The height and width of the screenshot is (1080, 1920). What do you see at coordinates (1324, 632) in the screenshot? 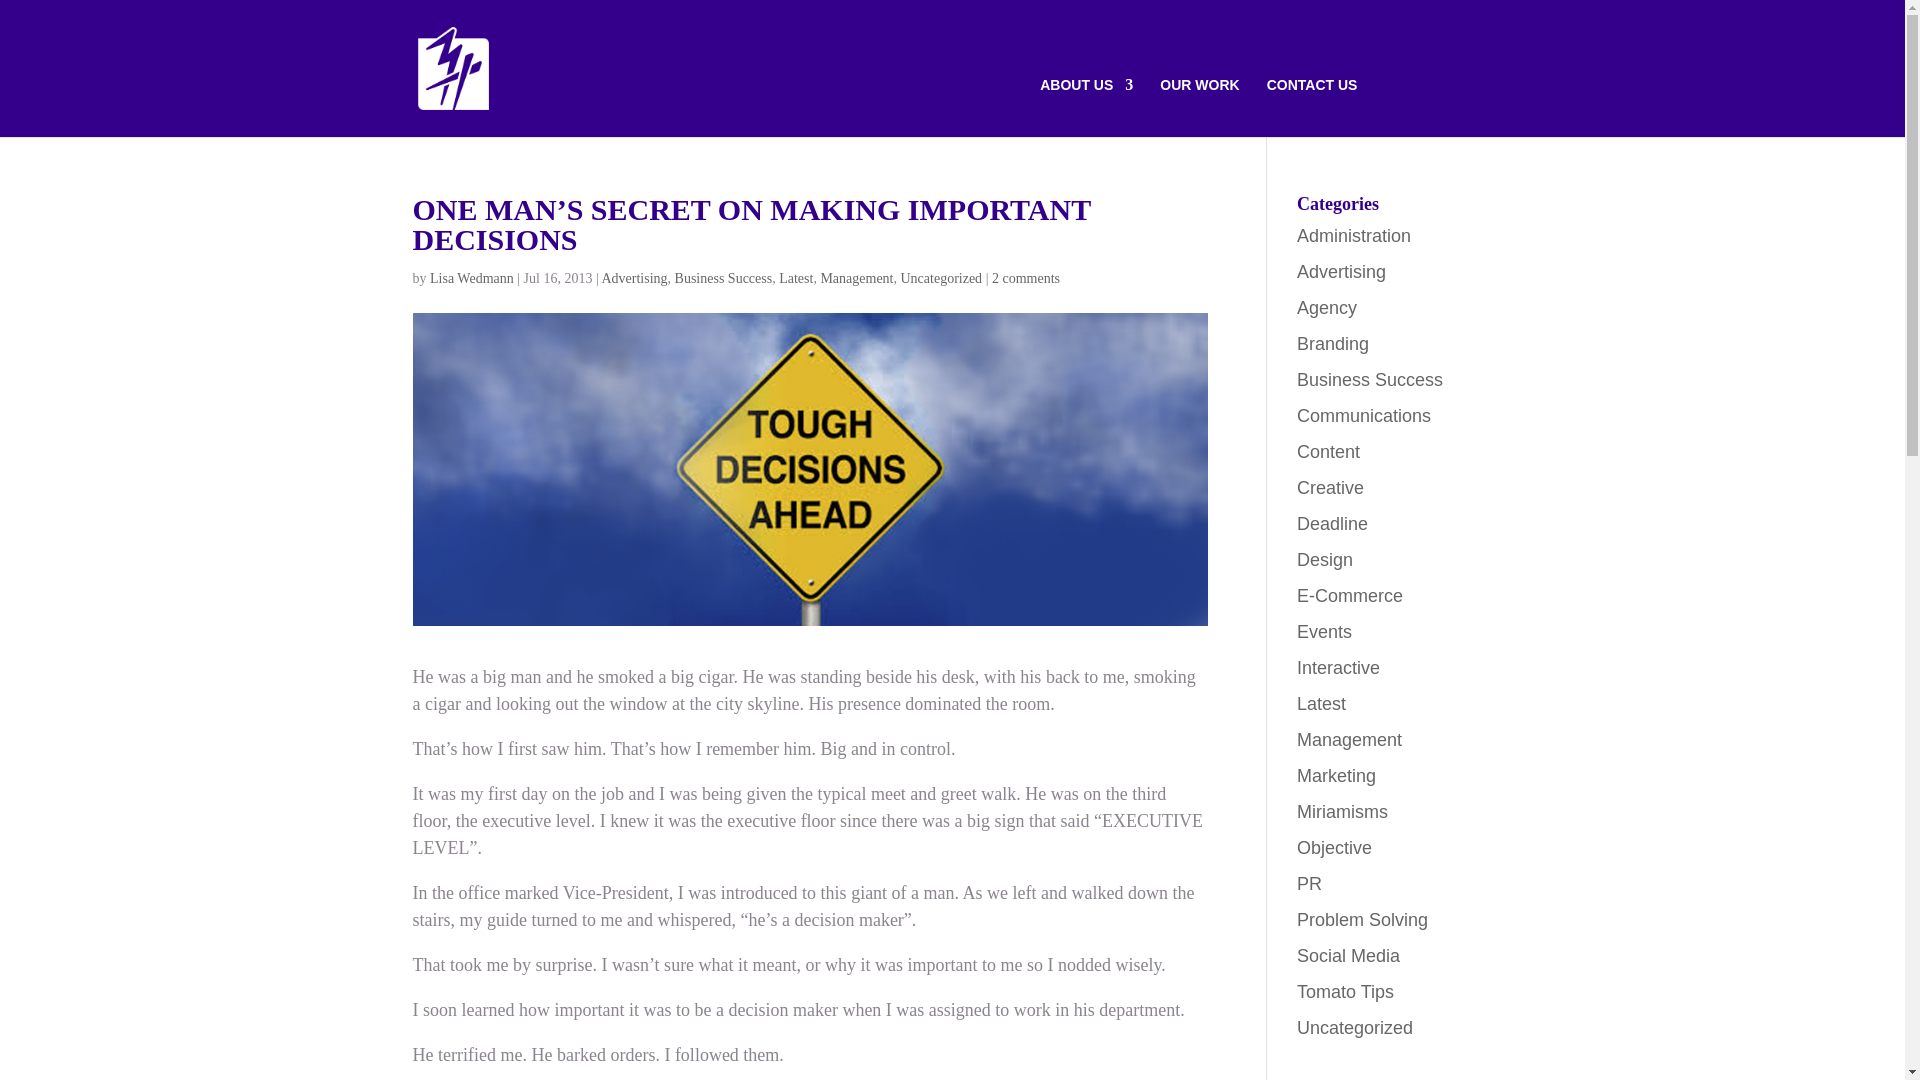
I see `'Events'` at bounding box center [1324, 632].